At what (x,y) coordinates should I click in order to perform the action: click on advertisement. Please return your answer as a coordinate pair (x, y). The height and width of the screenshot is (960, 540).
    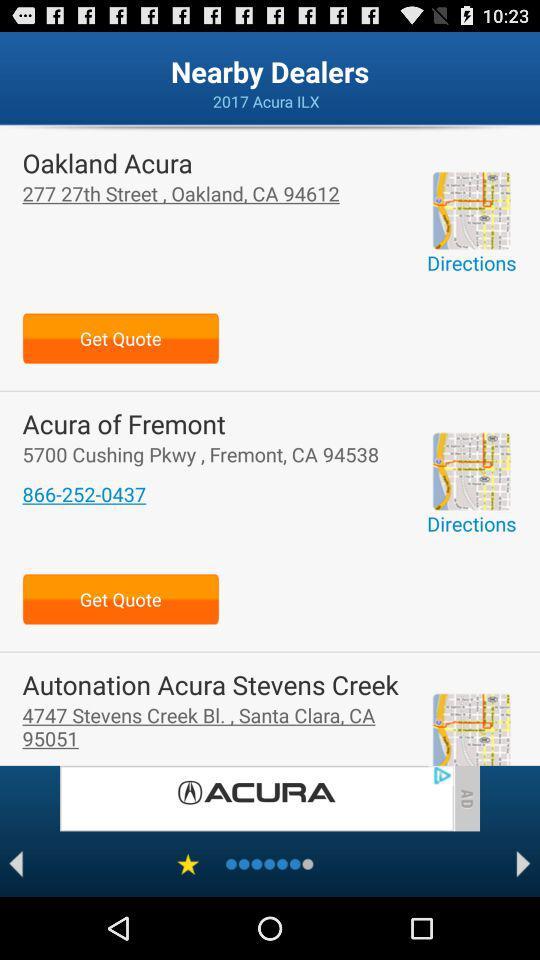
    Looking at the image, I should click on (256, 798).